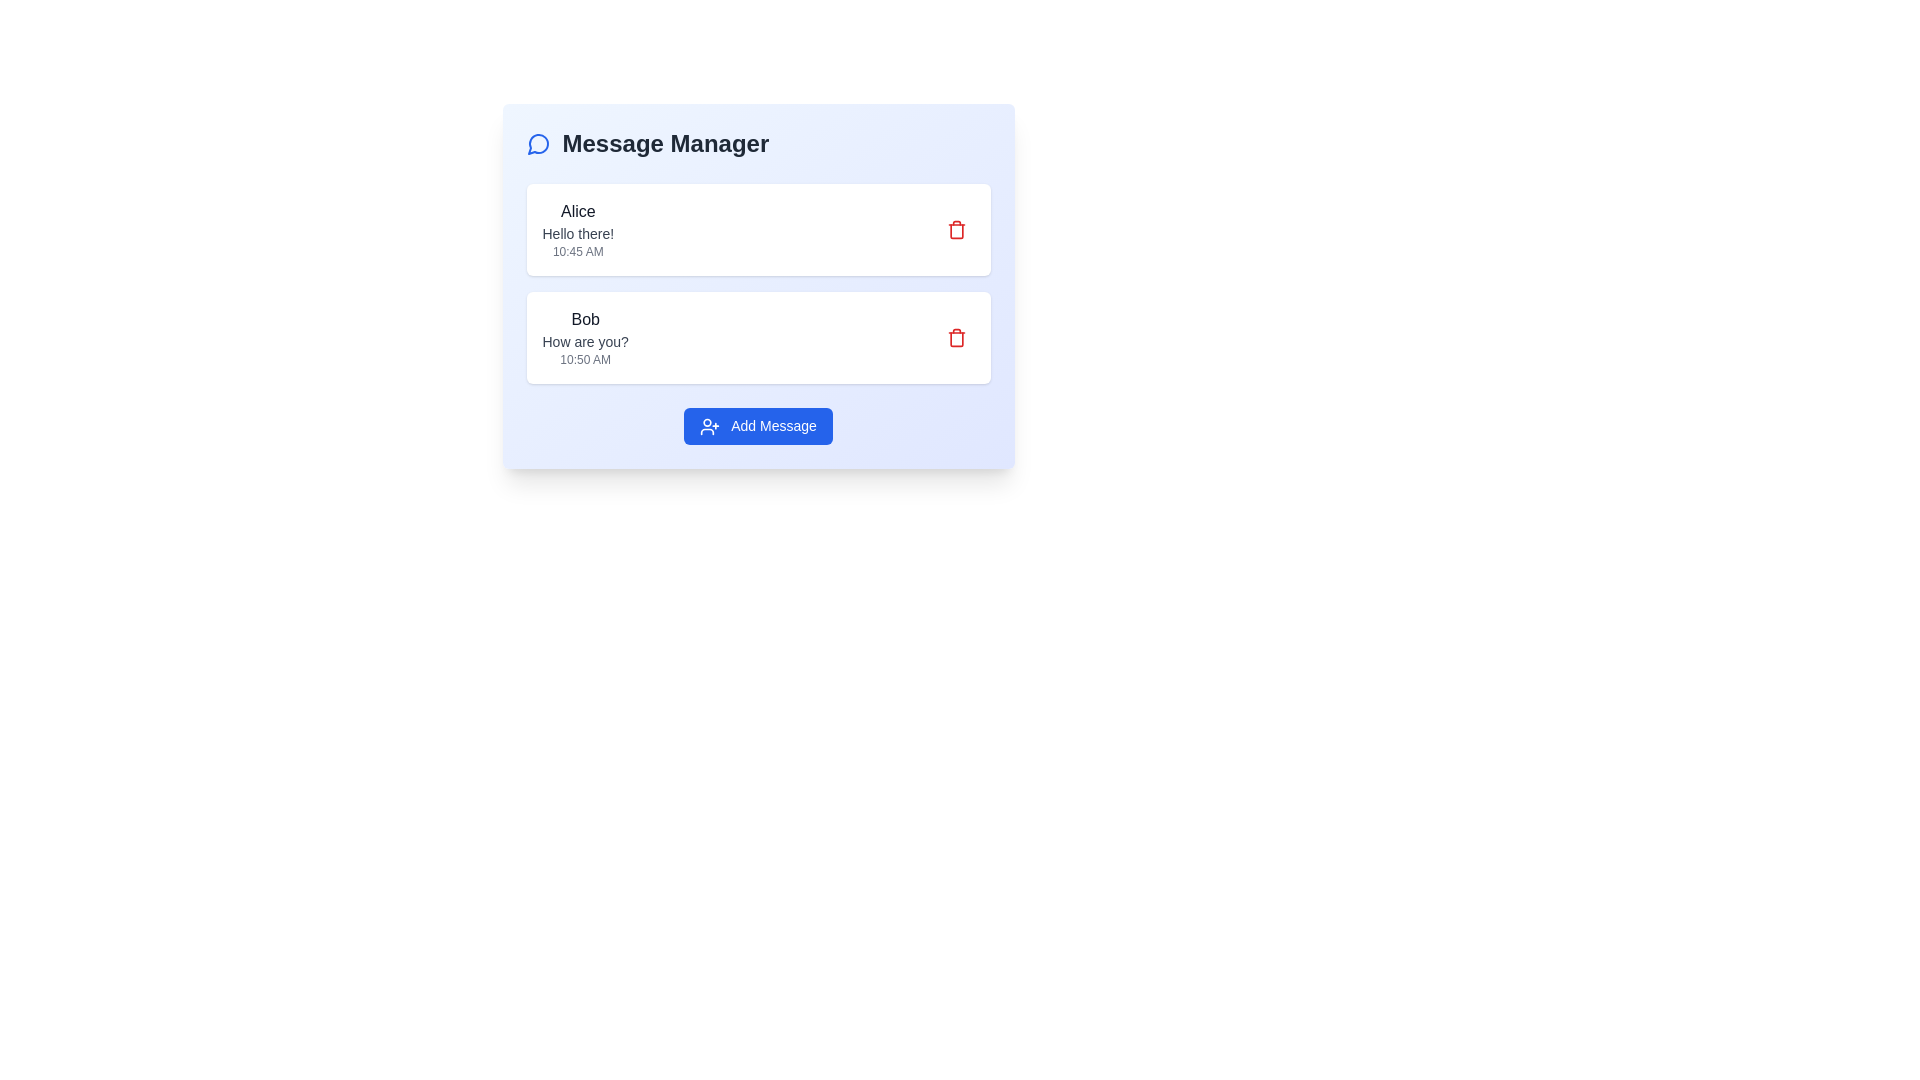  What do you see at coordinates (757, 337) in the screenshot?
I see `the message card representing a single message in the messaging interface` at bounding box center [757, 337].